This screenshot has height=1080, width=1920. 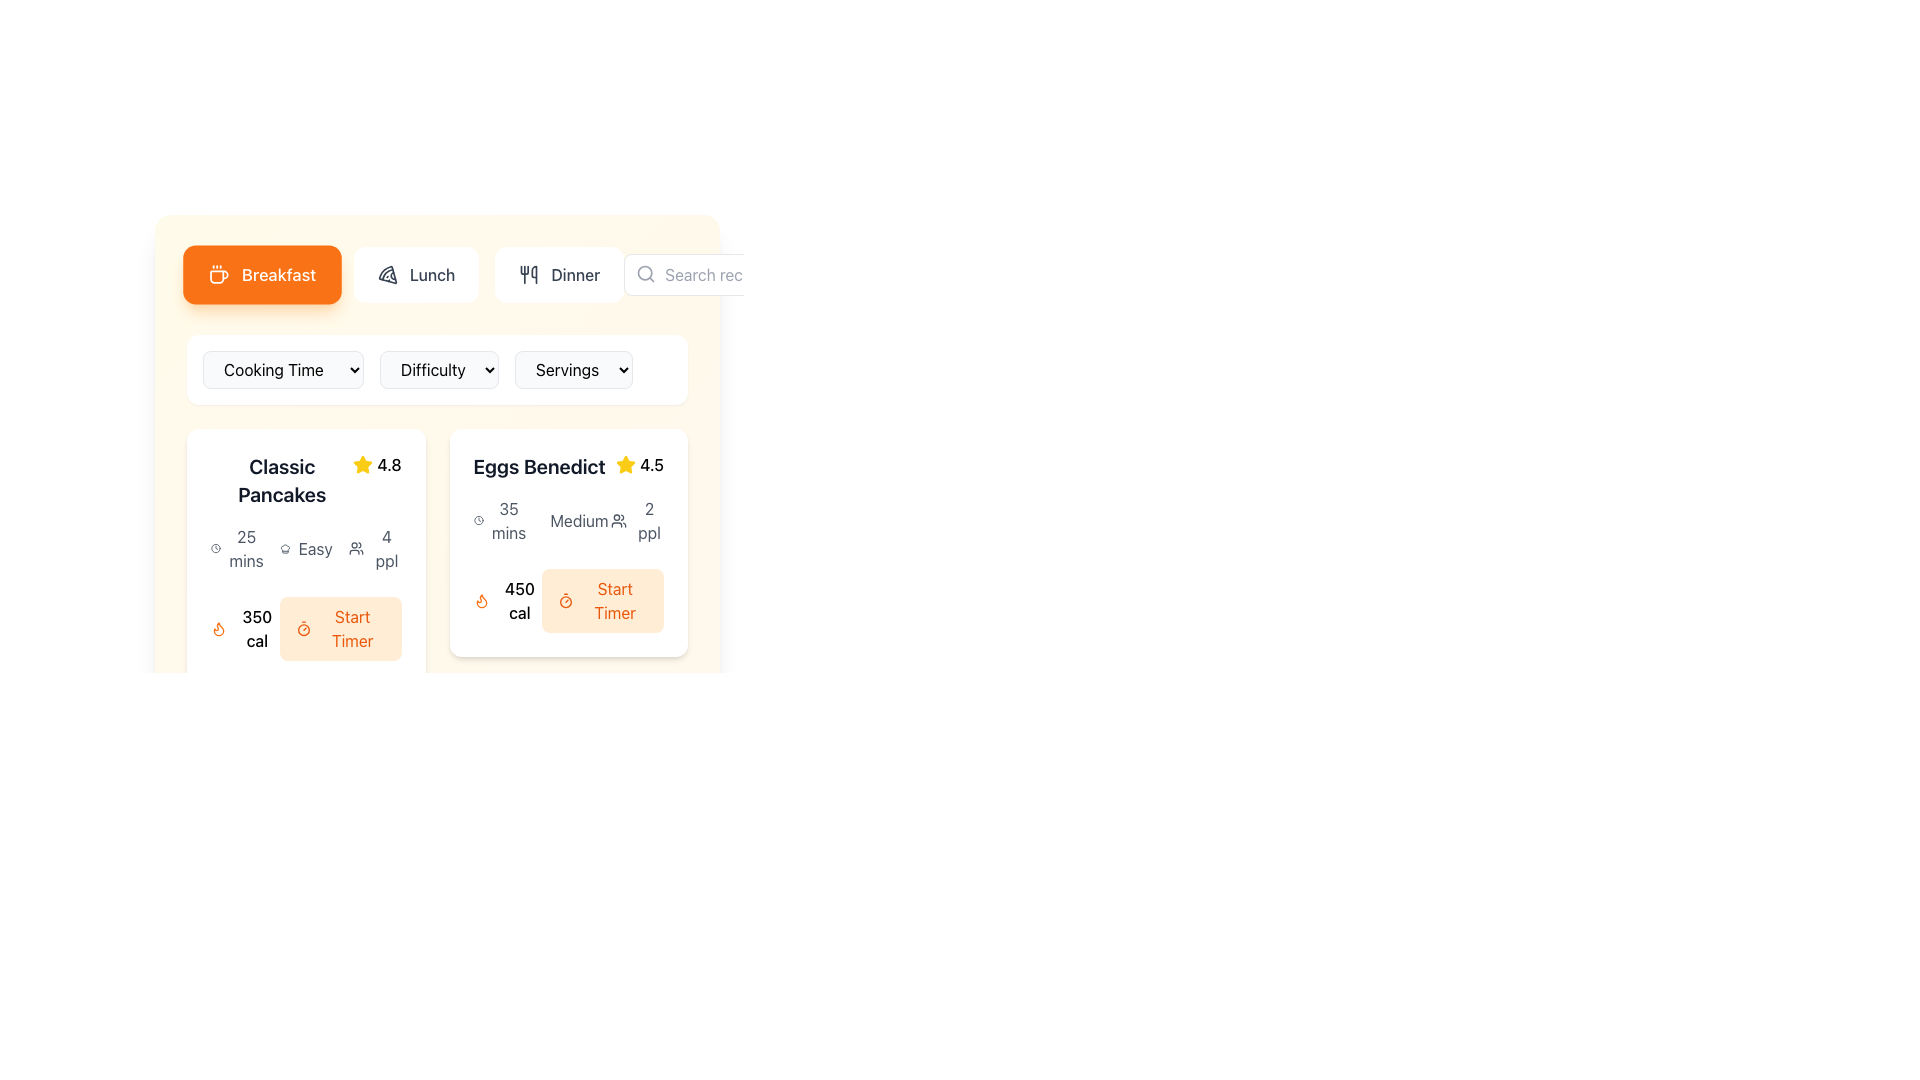 I want to click on the 'Lunch' button, which is the middle button in a row of three, featuring a pizza icon and rounded corners, so click(x=436, y=274).